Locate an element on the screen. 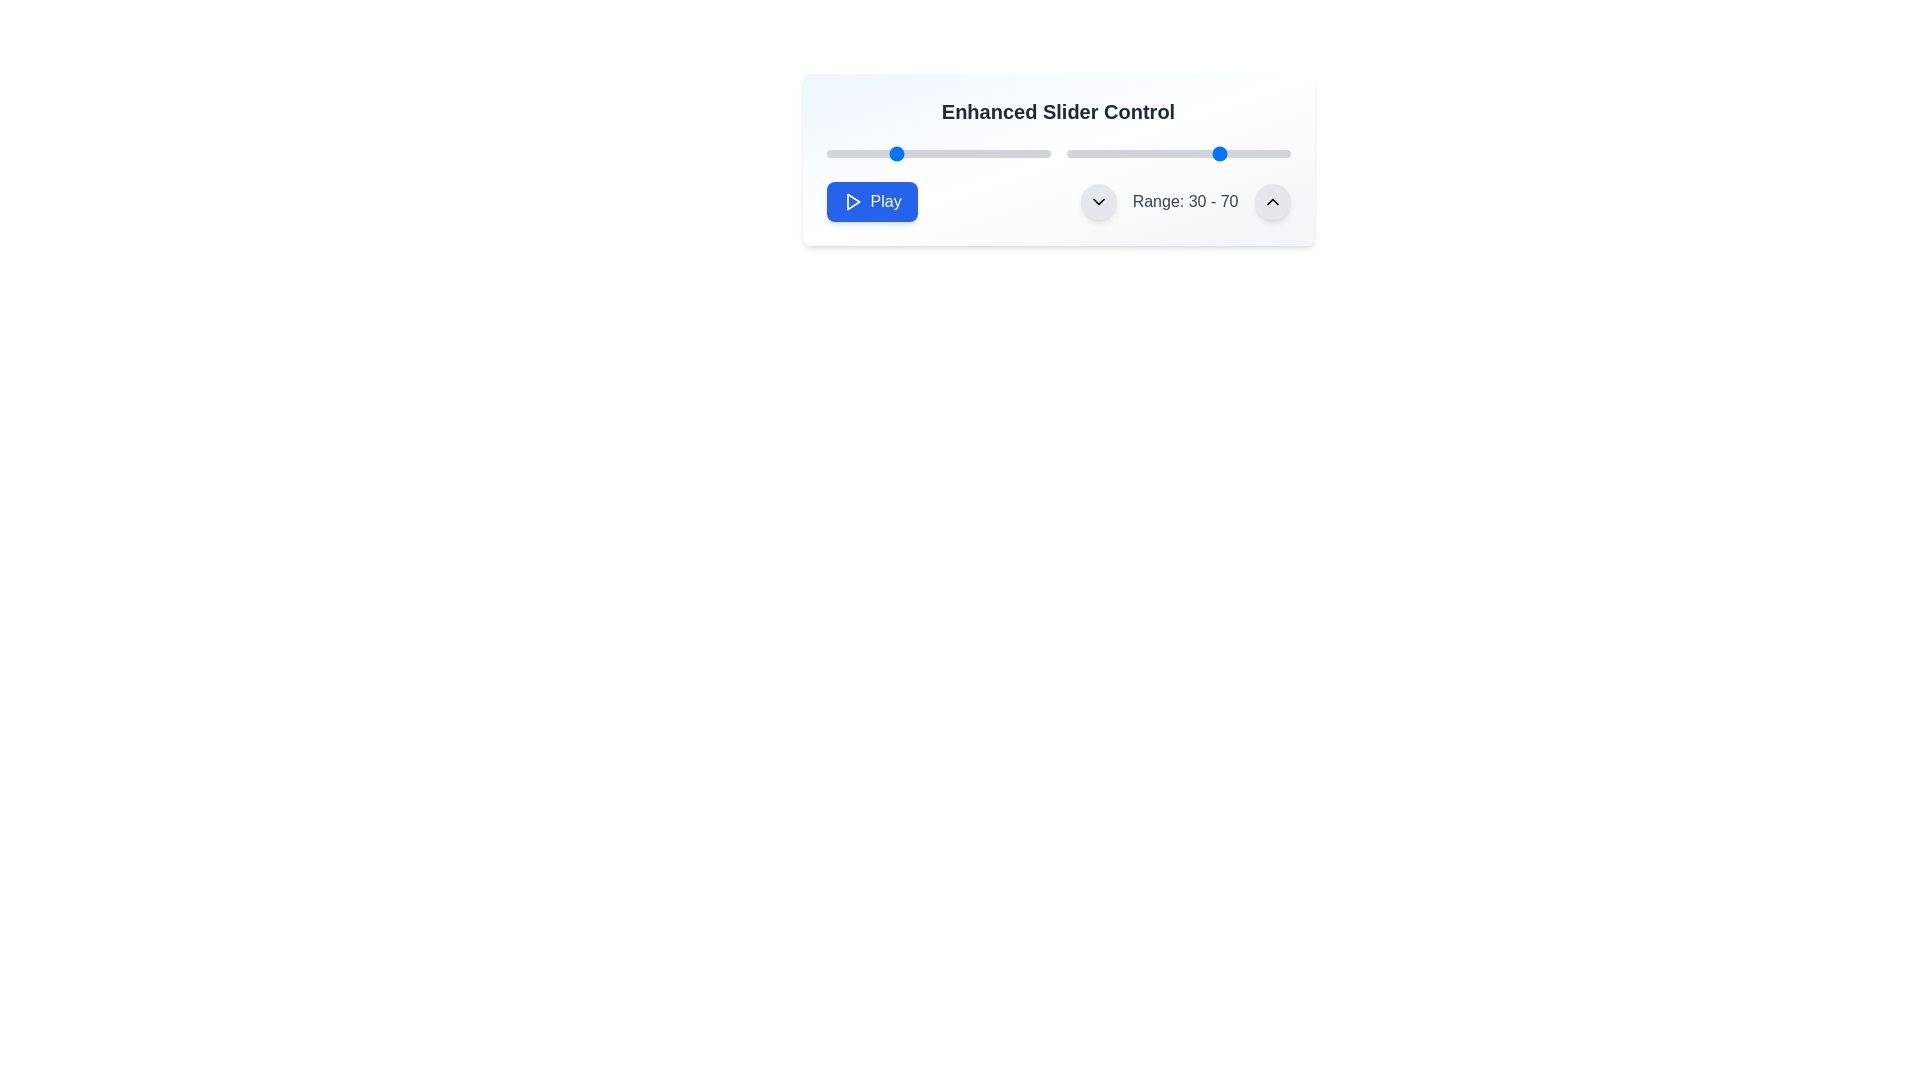 The width and height of the screenshot is (1920, 1080). the static textual label displaying 'Range: 30 - 70', which is centrally positioned between two interactive buttons in a horizontal layout is located at coordinates (1185, 201).